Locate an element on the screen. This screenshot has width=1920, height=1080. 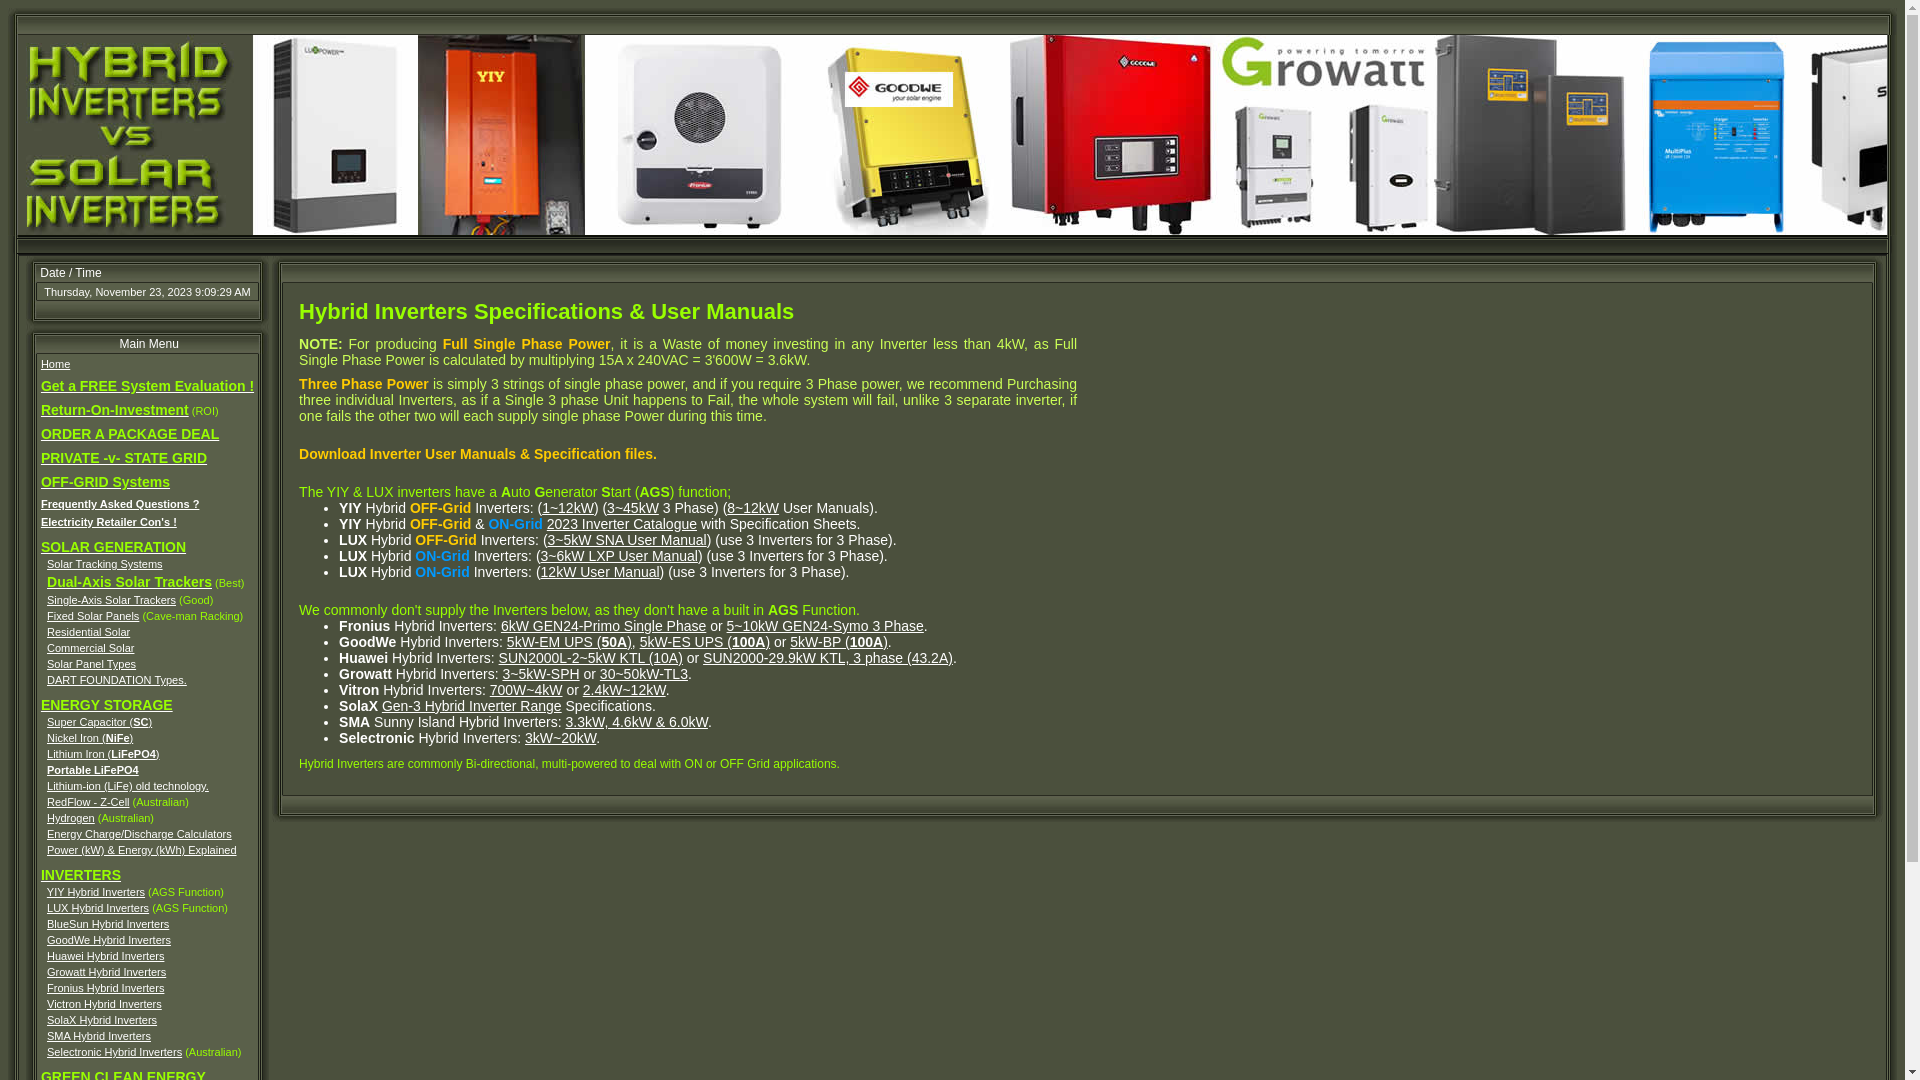
'Fixed Solar Panels' is located at coordinates (91, 615).